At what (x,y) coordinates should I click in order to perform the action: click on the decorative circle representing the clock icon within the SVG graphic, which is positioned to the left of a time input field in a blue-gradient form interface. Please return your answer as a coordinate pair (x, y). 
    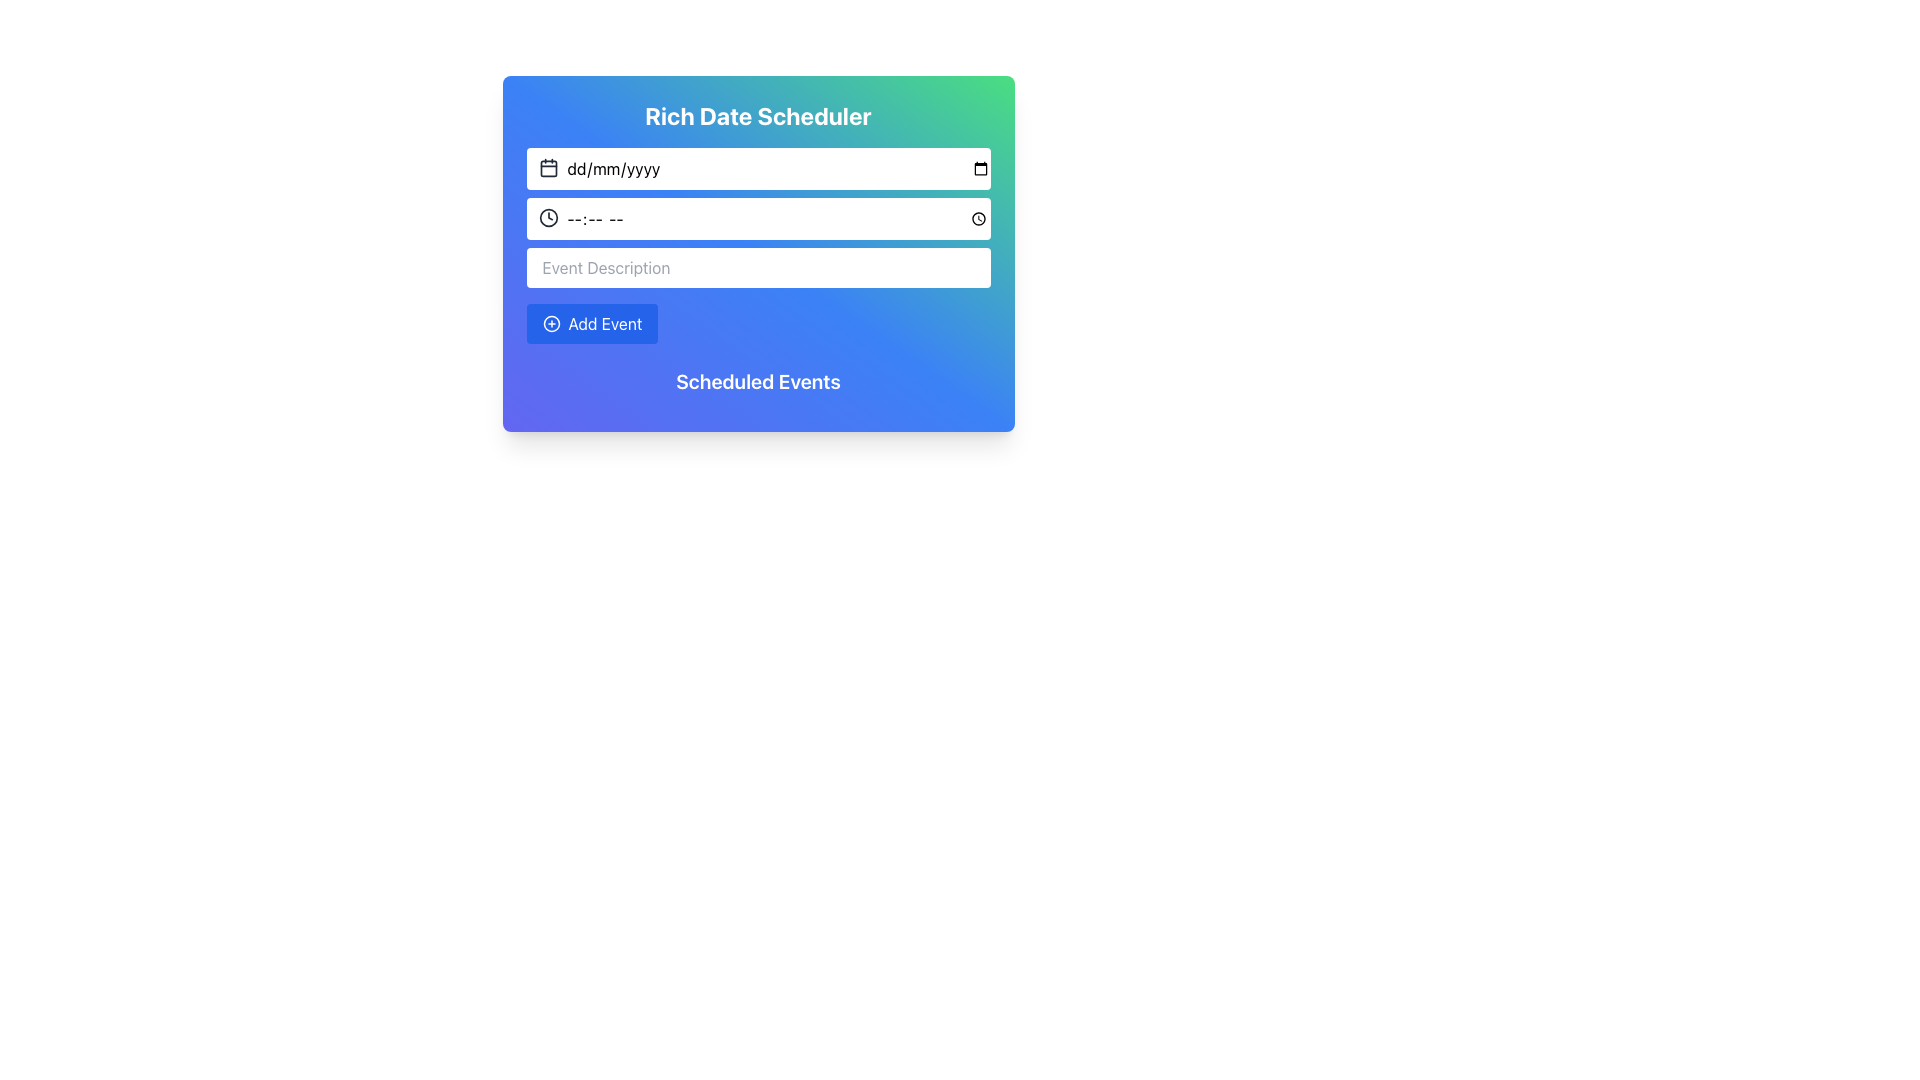
    Looking at the image, I should click on (548, 218).